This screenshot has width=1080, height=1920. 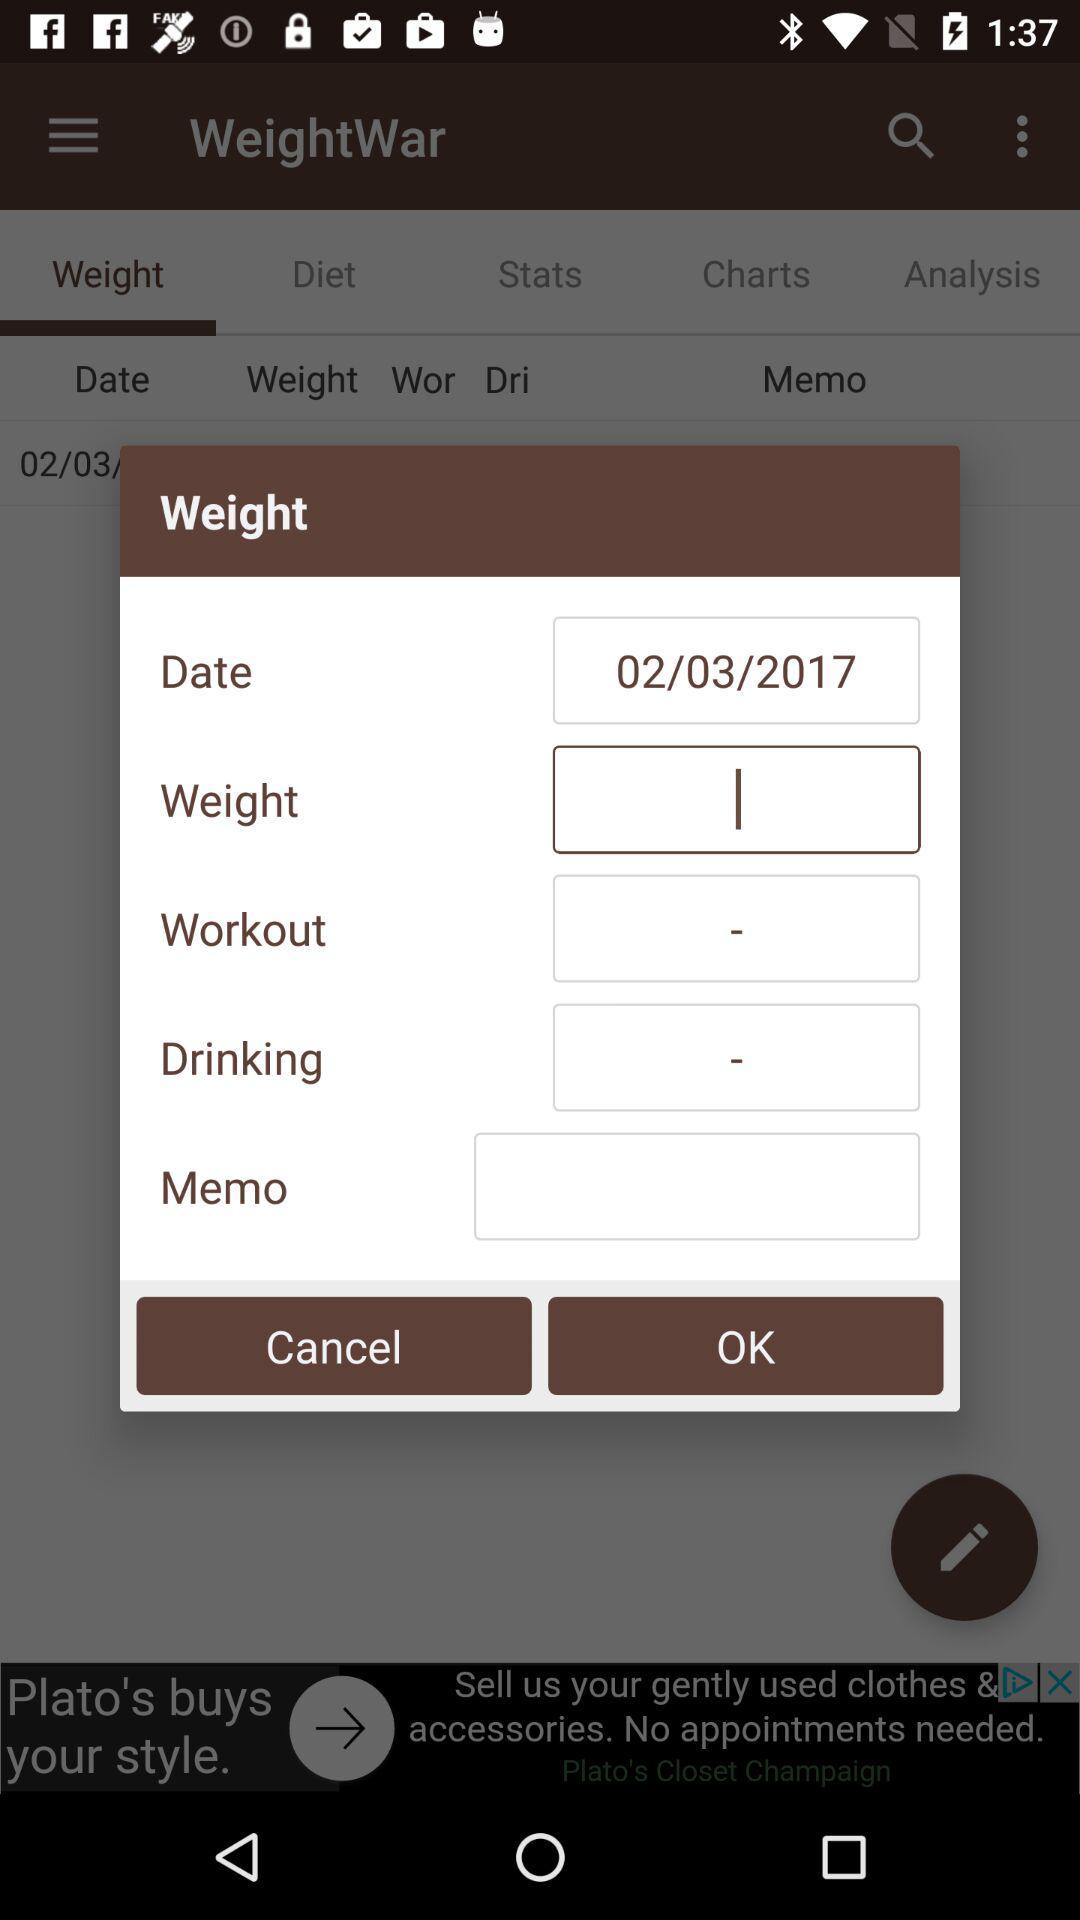 I want to click on item to the right of the drinking, so click(x=736, y=1056).